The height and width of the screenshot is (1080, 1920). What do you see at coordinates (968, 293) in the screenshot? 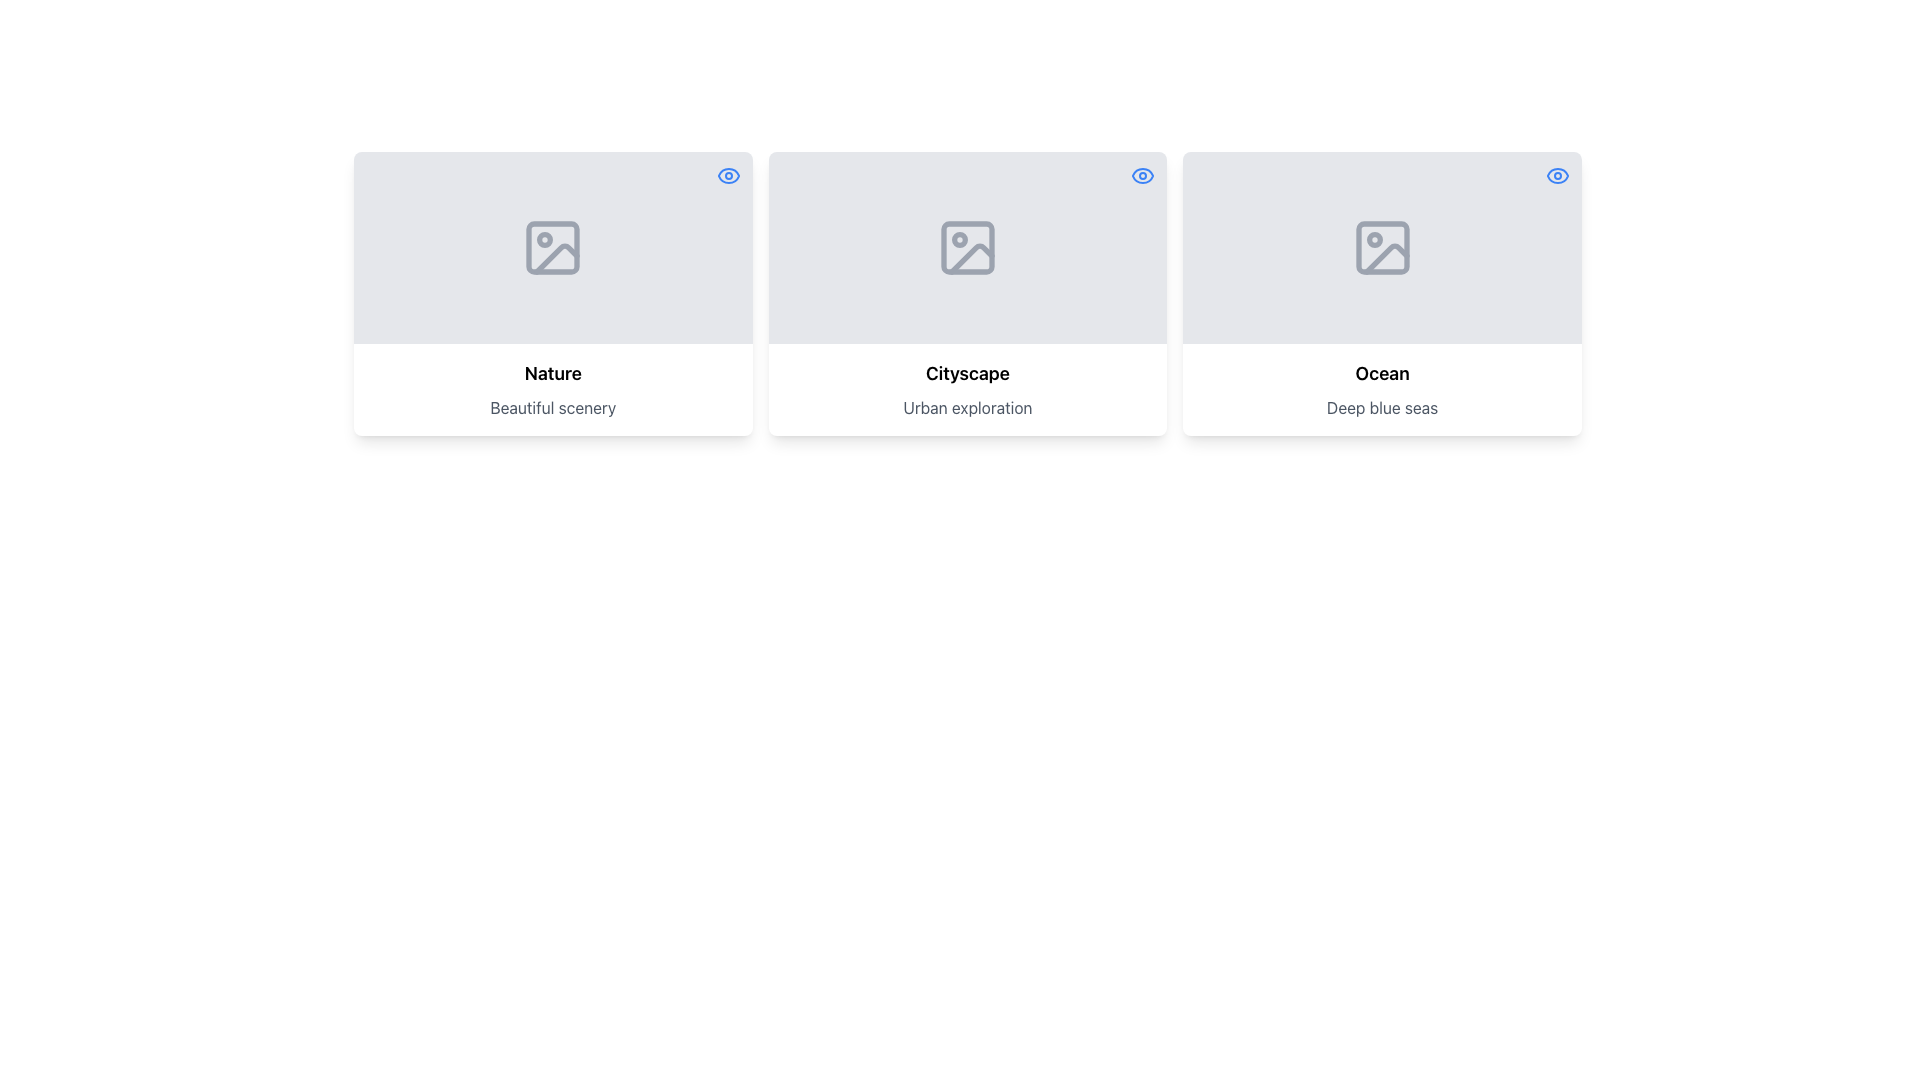
I see `the 'Cityscape' card, which is the second element in a horizontal row of three cards` at bounding box center [968, 293].